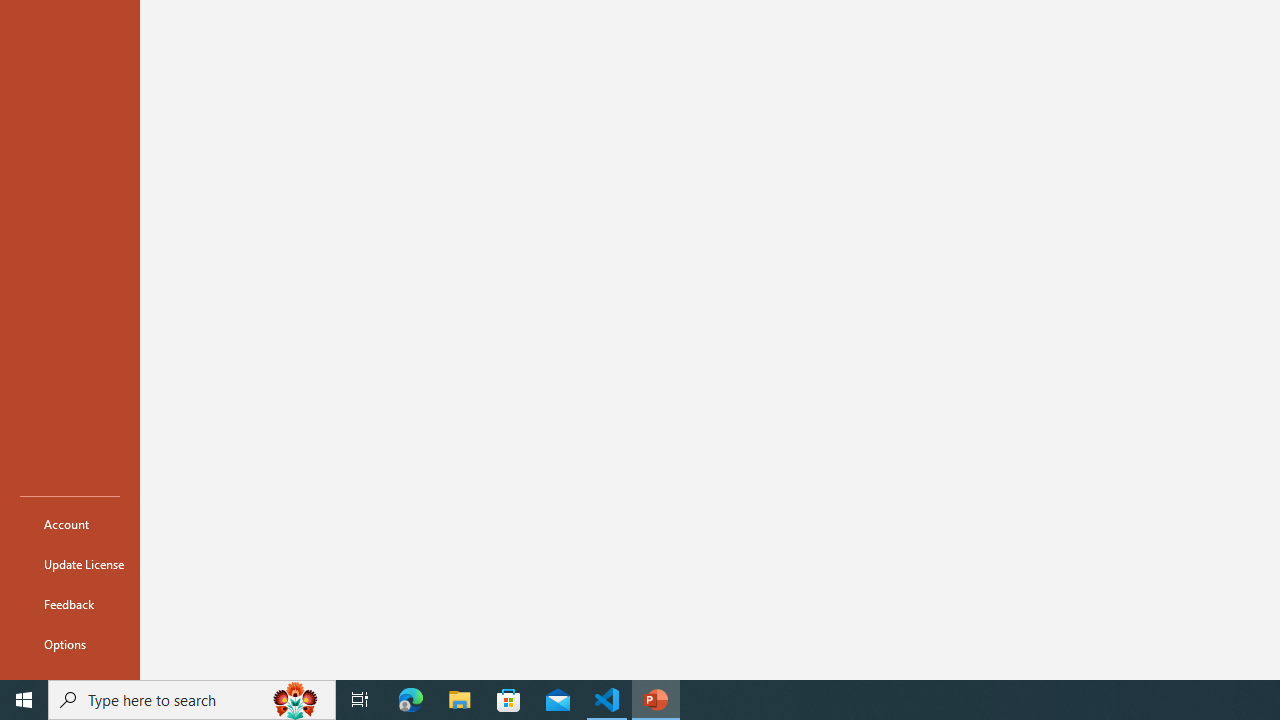  I want to click on 'Account', so click(69, 523).